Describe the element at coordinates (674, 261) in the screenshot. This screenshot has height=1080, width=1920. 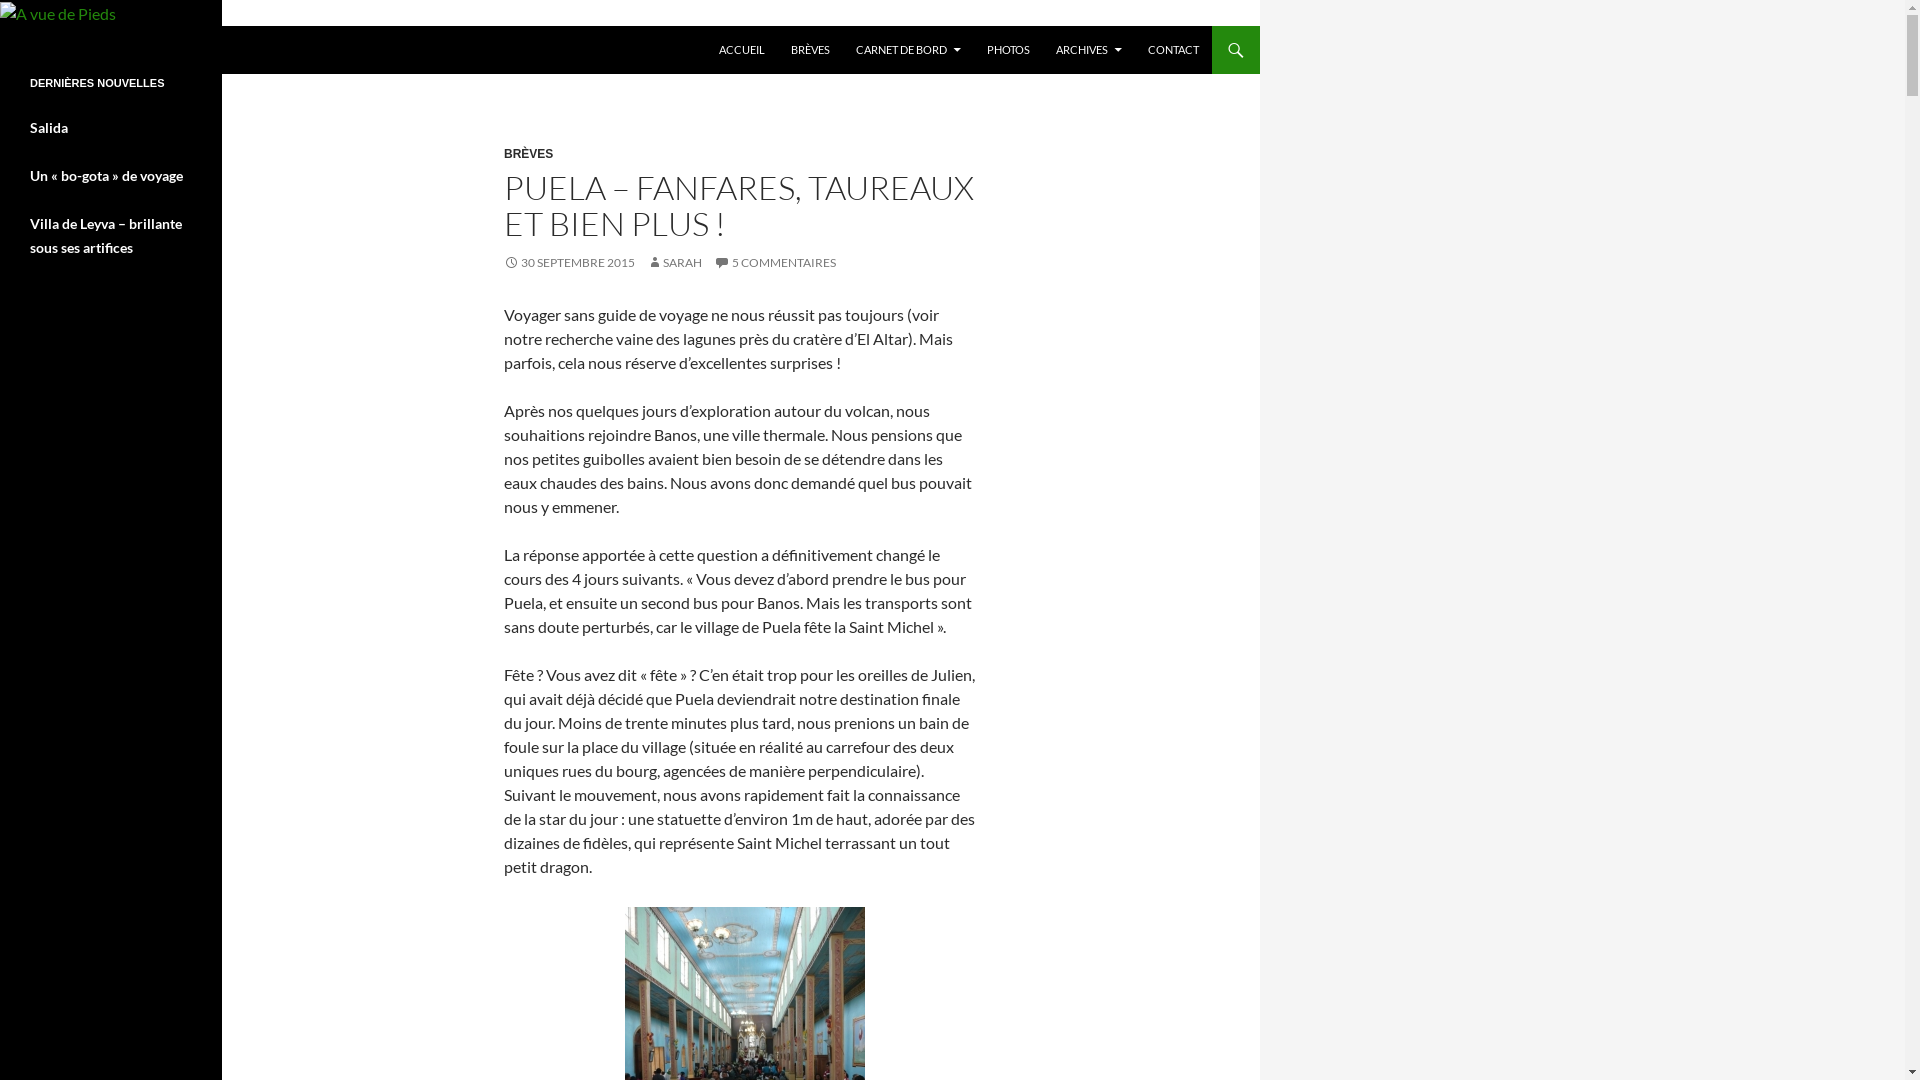
I see `'SARAH'` at that location.